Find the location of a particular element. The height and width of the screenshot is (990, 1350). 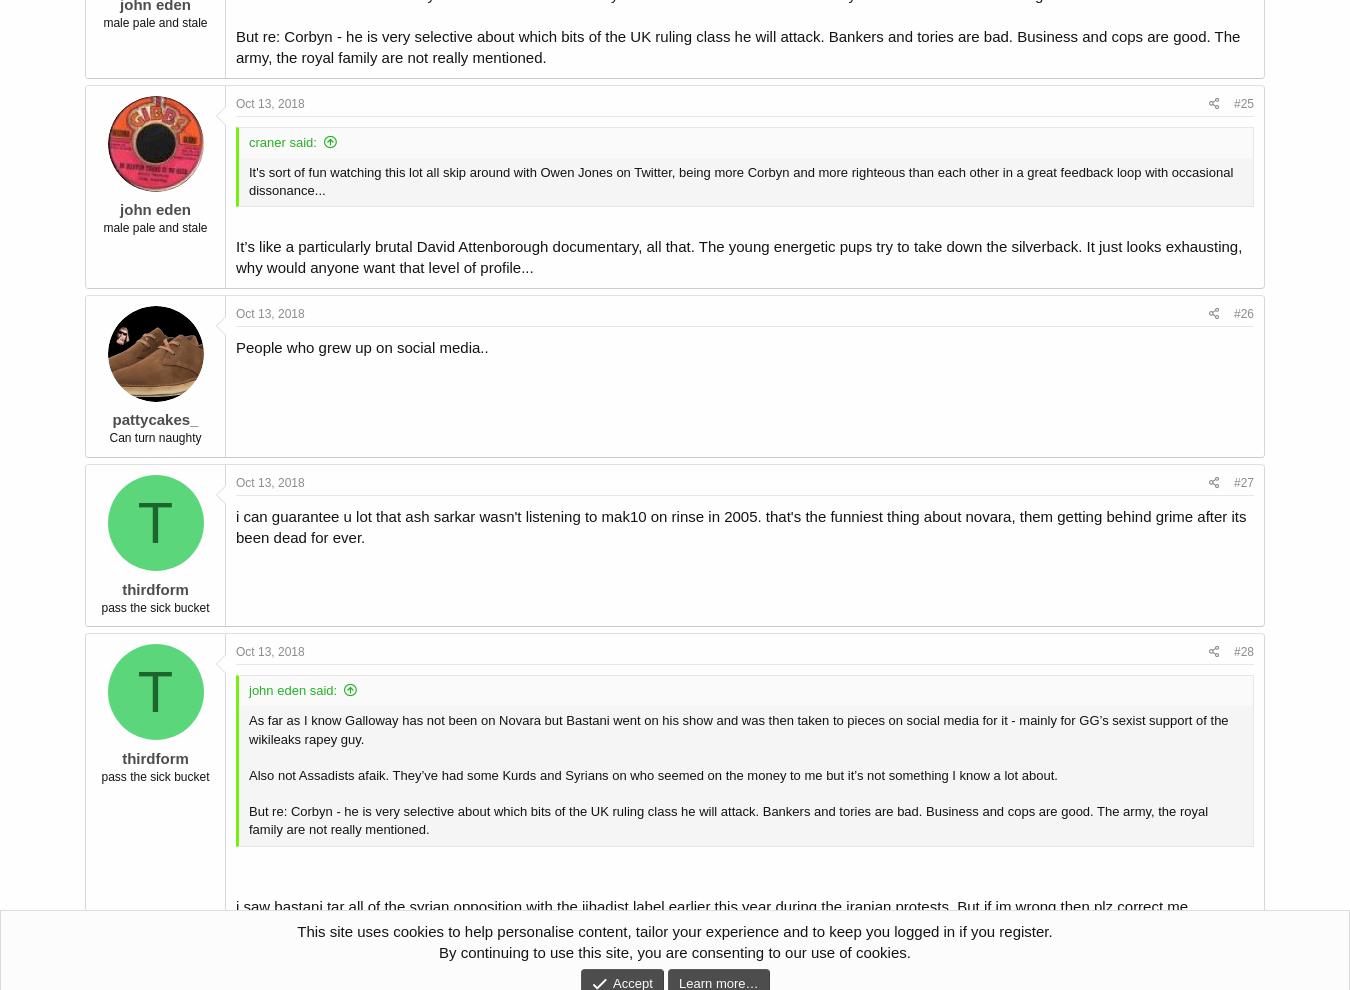

'#25' is located at coordinates (1243, 101).